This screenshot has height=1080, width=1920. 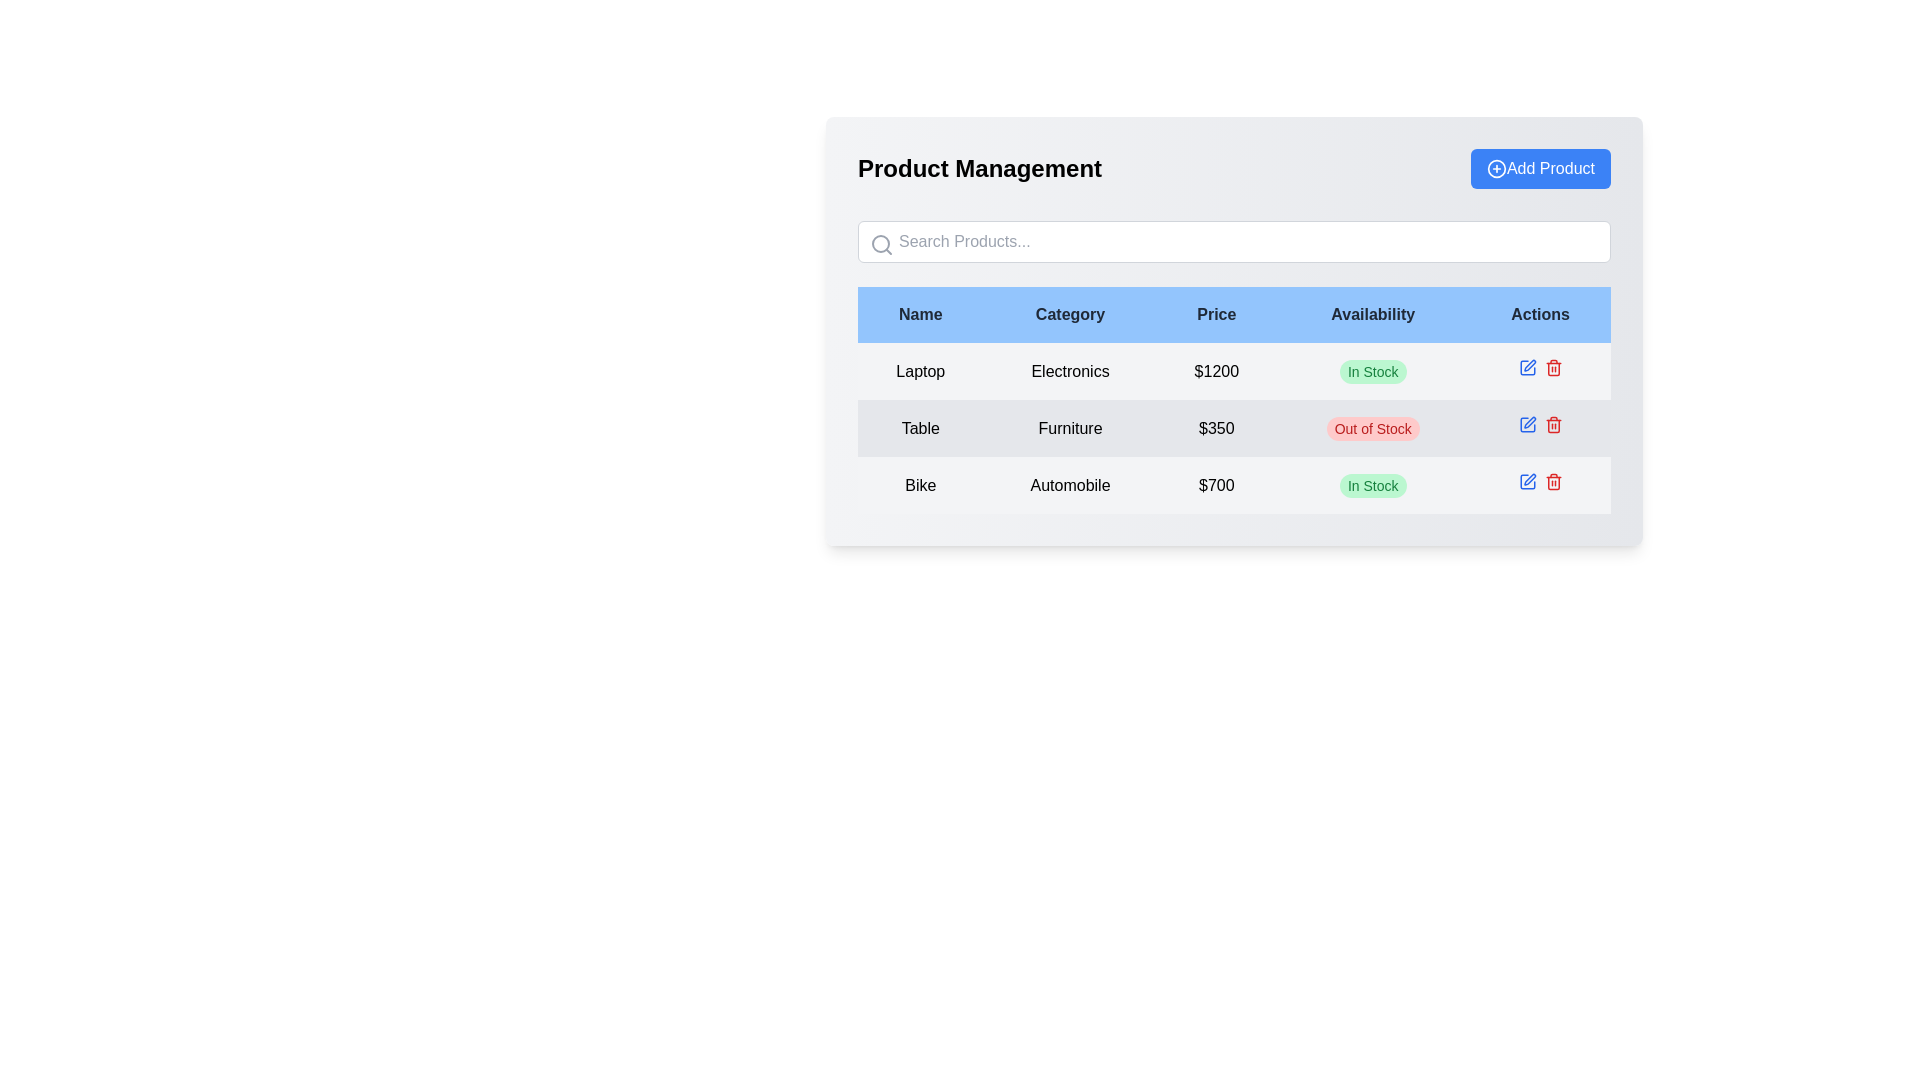 I want to click on the edit icon in the last row of the 'Actions' column, so click(x=1526, y=482).